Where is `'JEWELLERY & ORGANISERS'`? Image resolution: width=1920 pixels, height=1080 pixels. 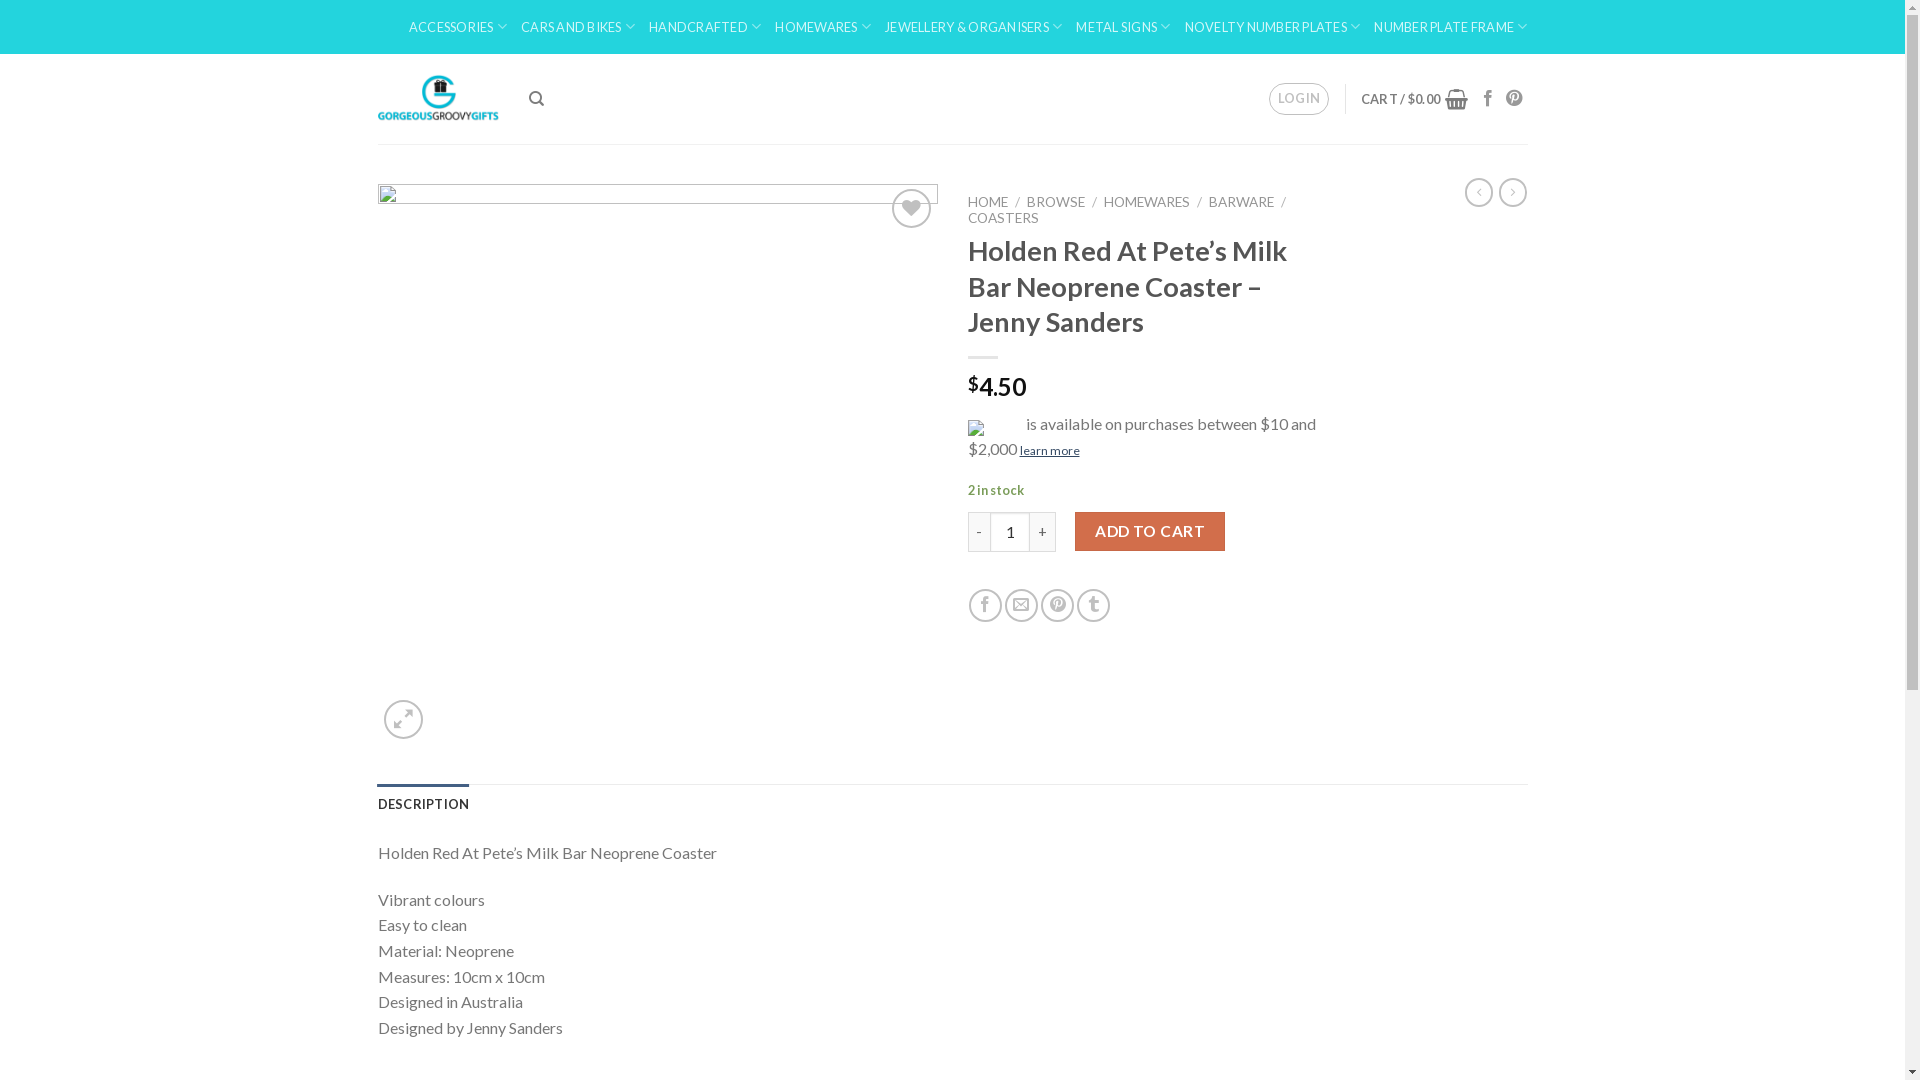 'JEWELLERY & ORGANISERS' is located at coordinates (973, 27).